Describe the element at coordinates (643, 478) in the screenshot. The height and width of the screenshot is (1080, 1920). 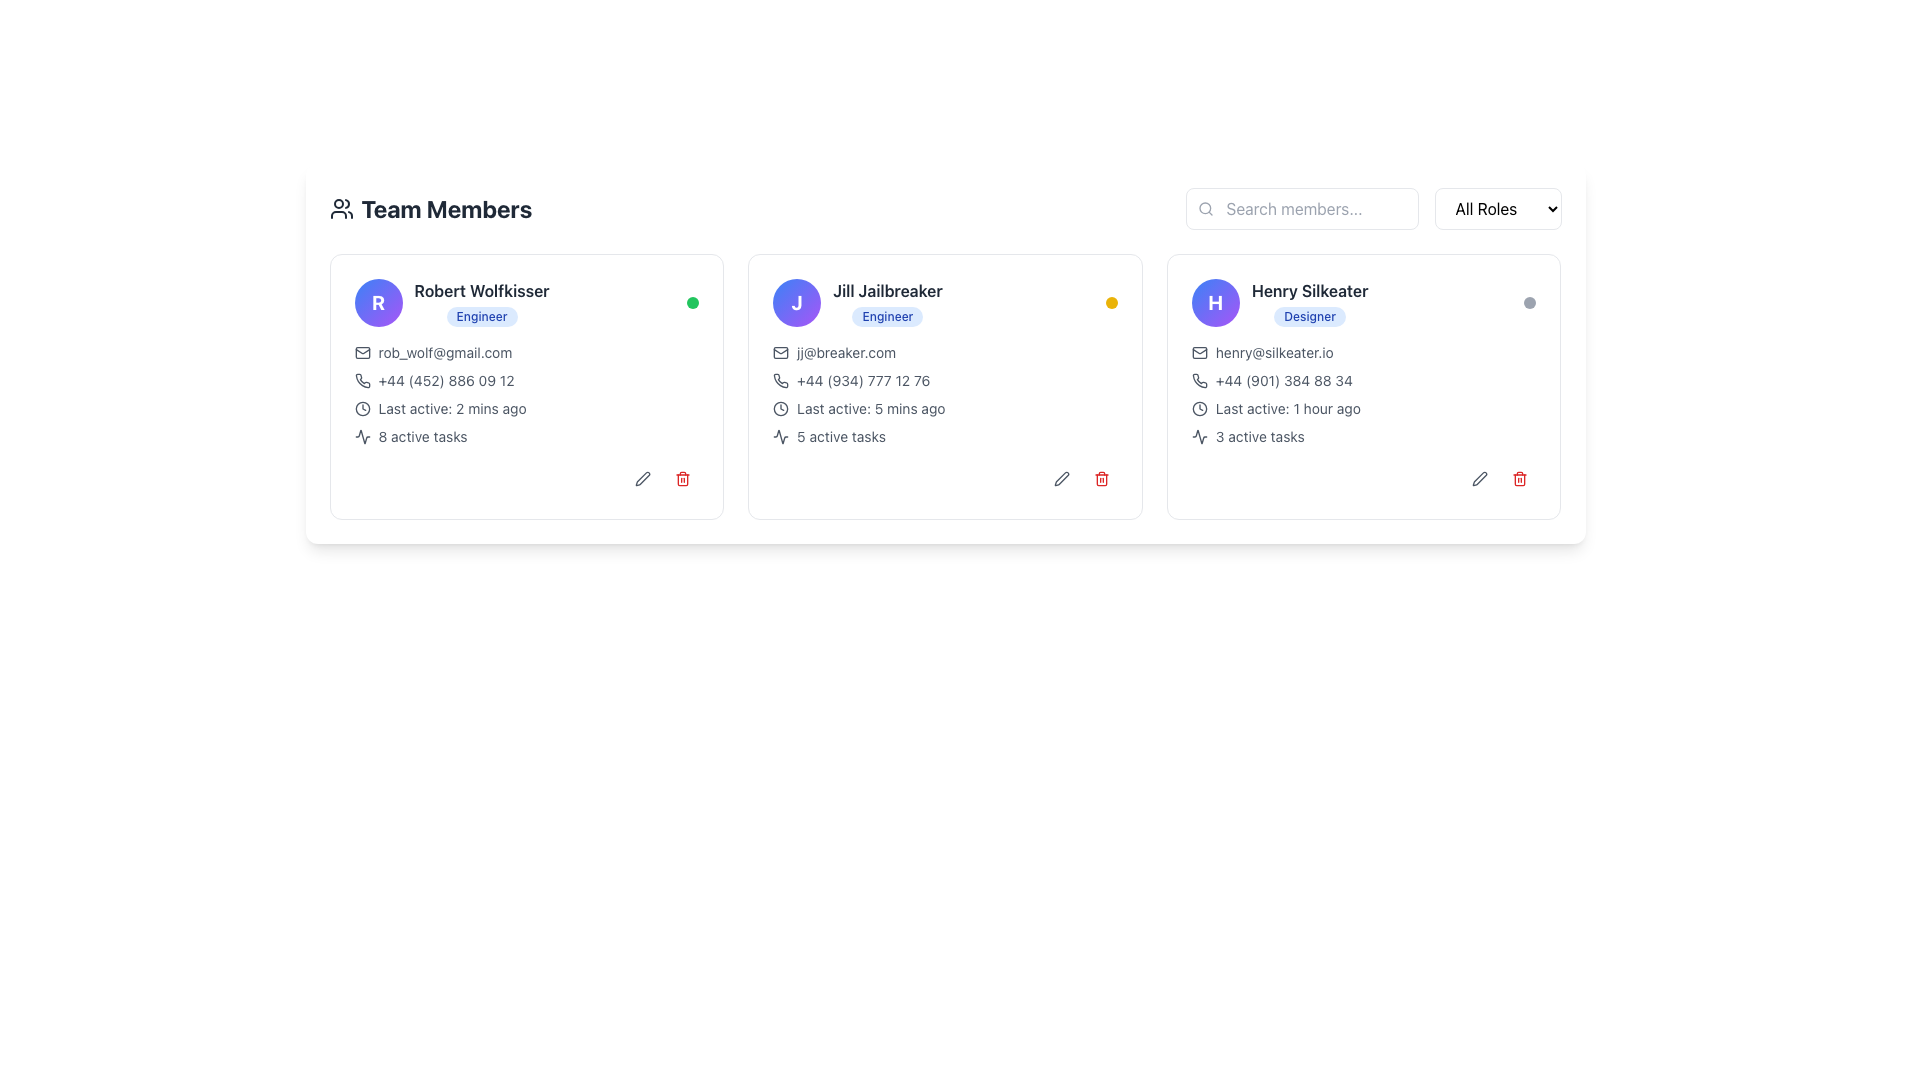
I see `the outlined gray pen icon button located within the first card featuring 'Robert Wolfkisser'` at that location.